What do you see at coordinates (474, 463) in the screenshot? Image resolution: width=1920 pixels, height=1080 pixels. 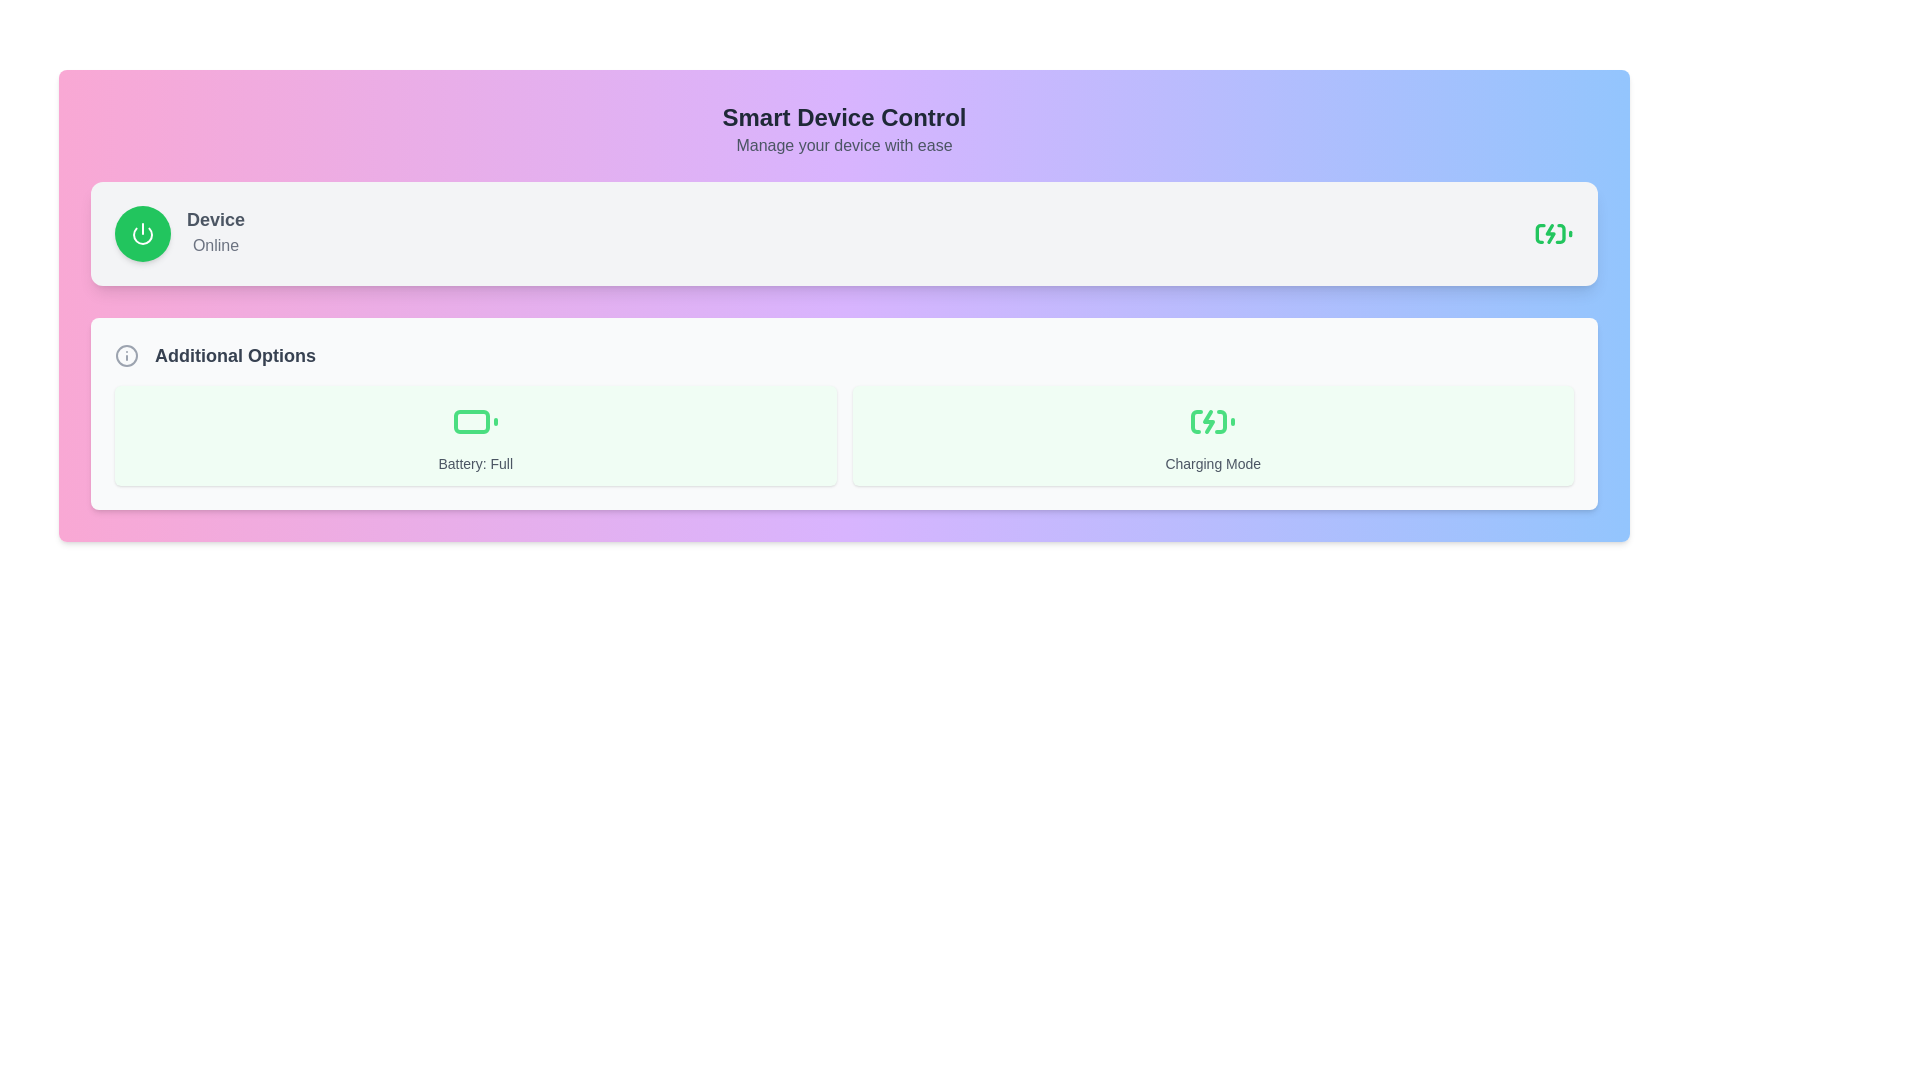 I see `the Text Label displaying 'Battery: Full', which is centrally aligned within a green rounded rectangular background and located below the battery icon` at bounding box center [474, 463].